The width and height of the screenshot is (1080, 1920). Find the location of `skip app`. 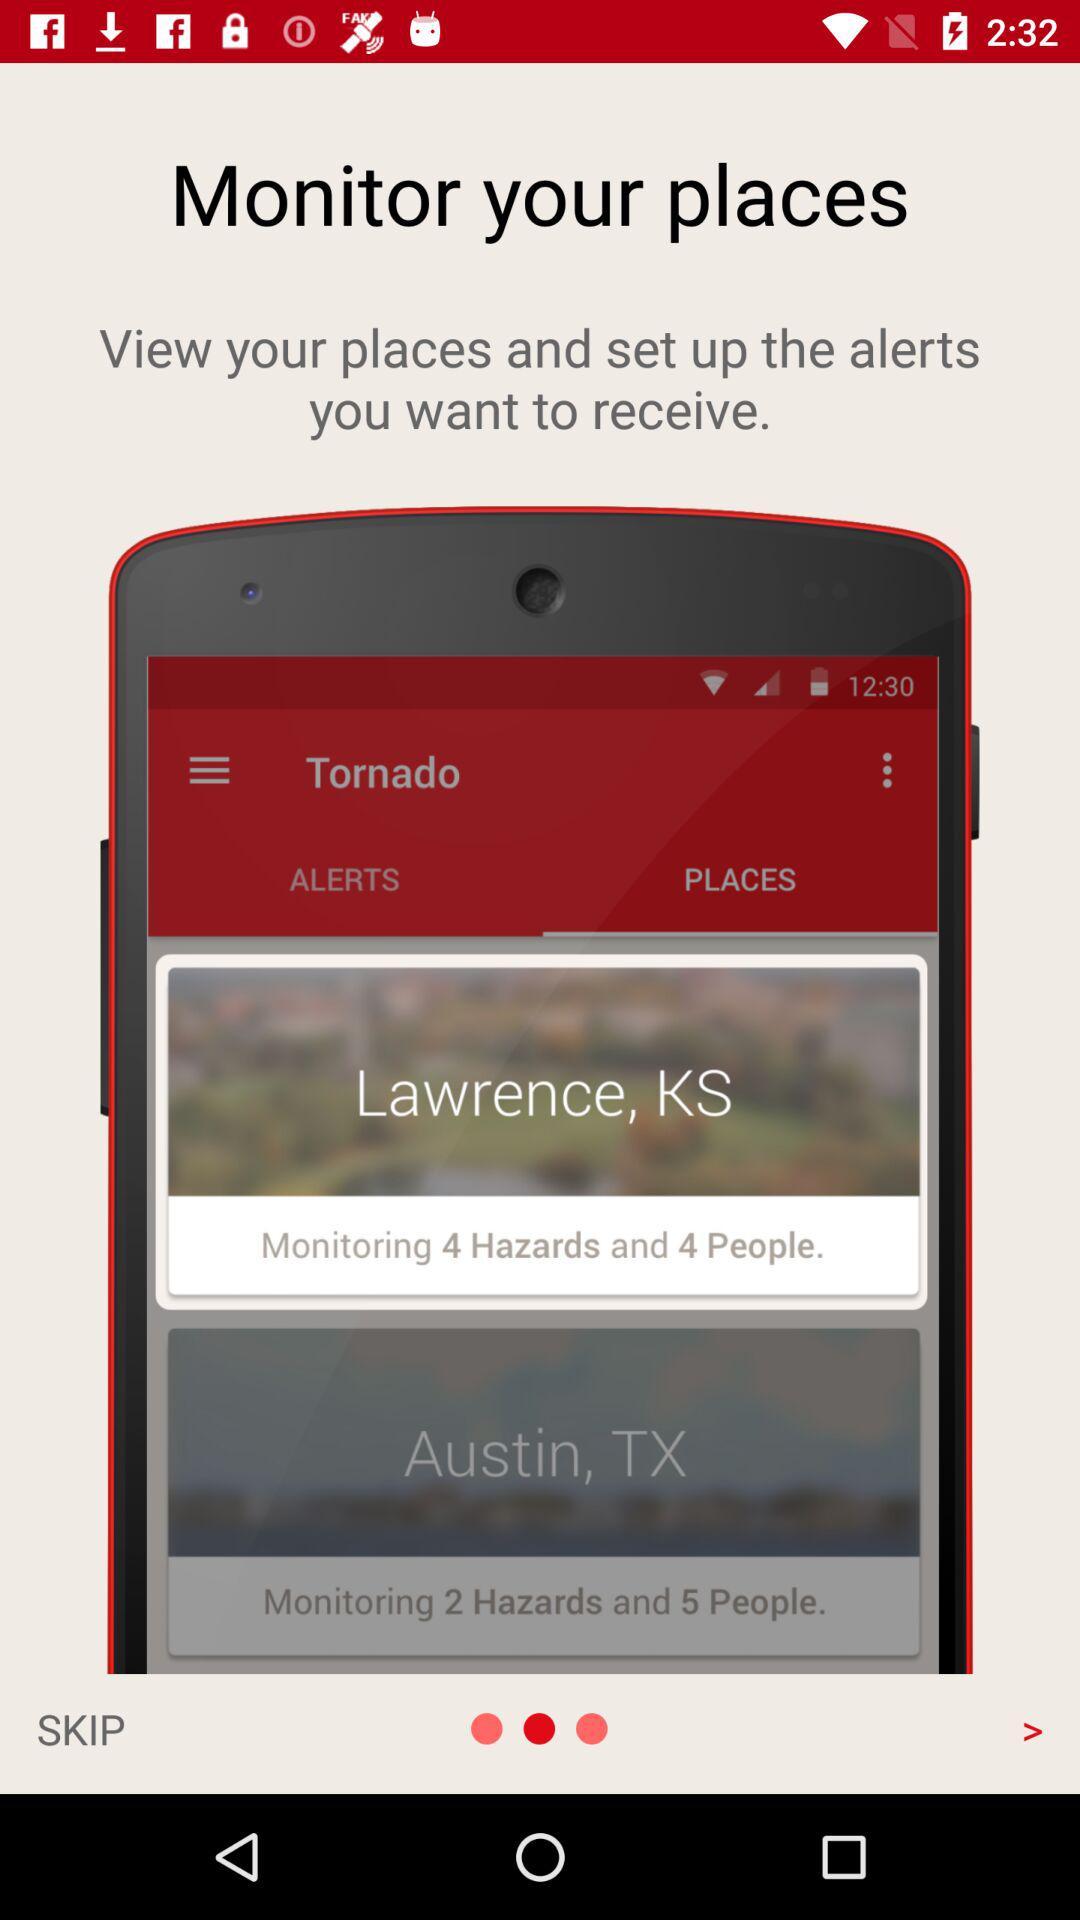

skip app is located at coordinates (186, 1727).